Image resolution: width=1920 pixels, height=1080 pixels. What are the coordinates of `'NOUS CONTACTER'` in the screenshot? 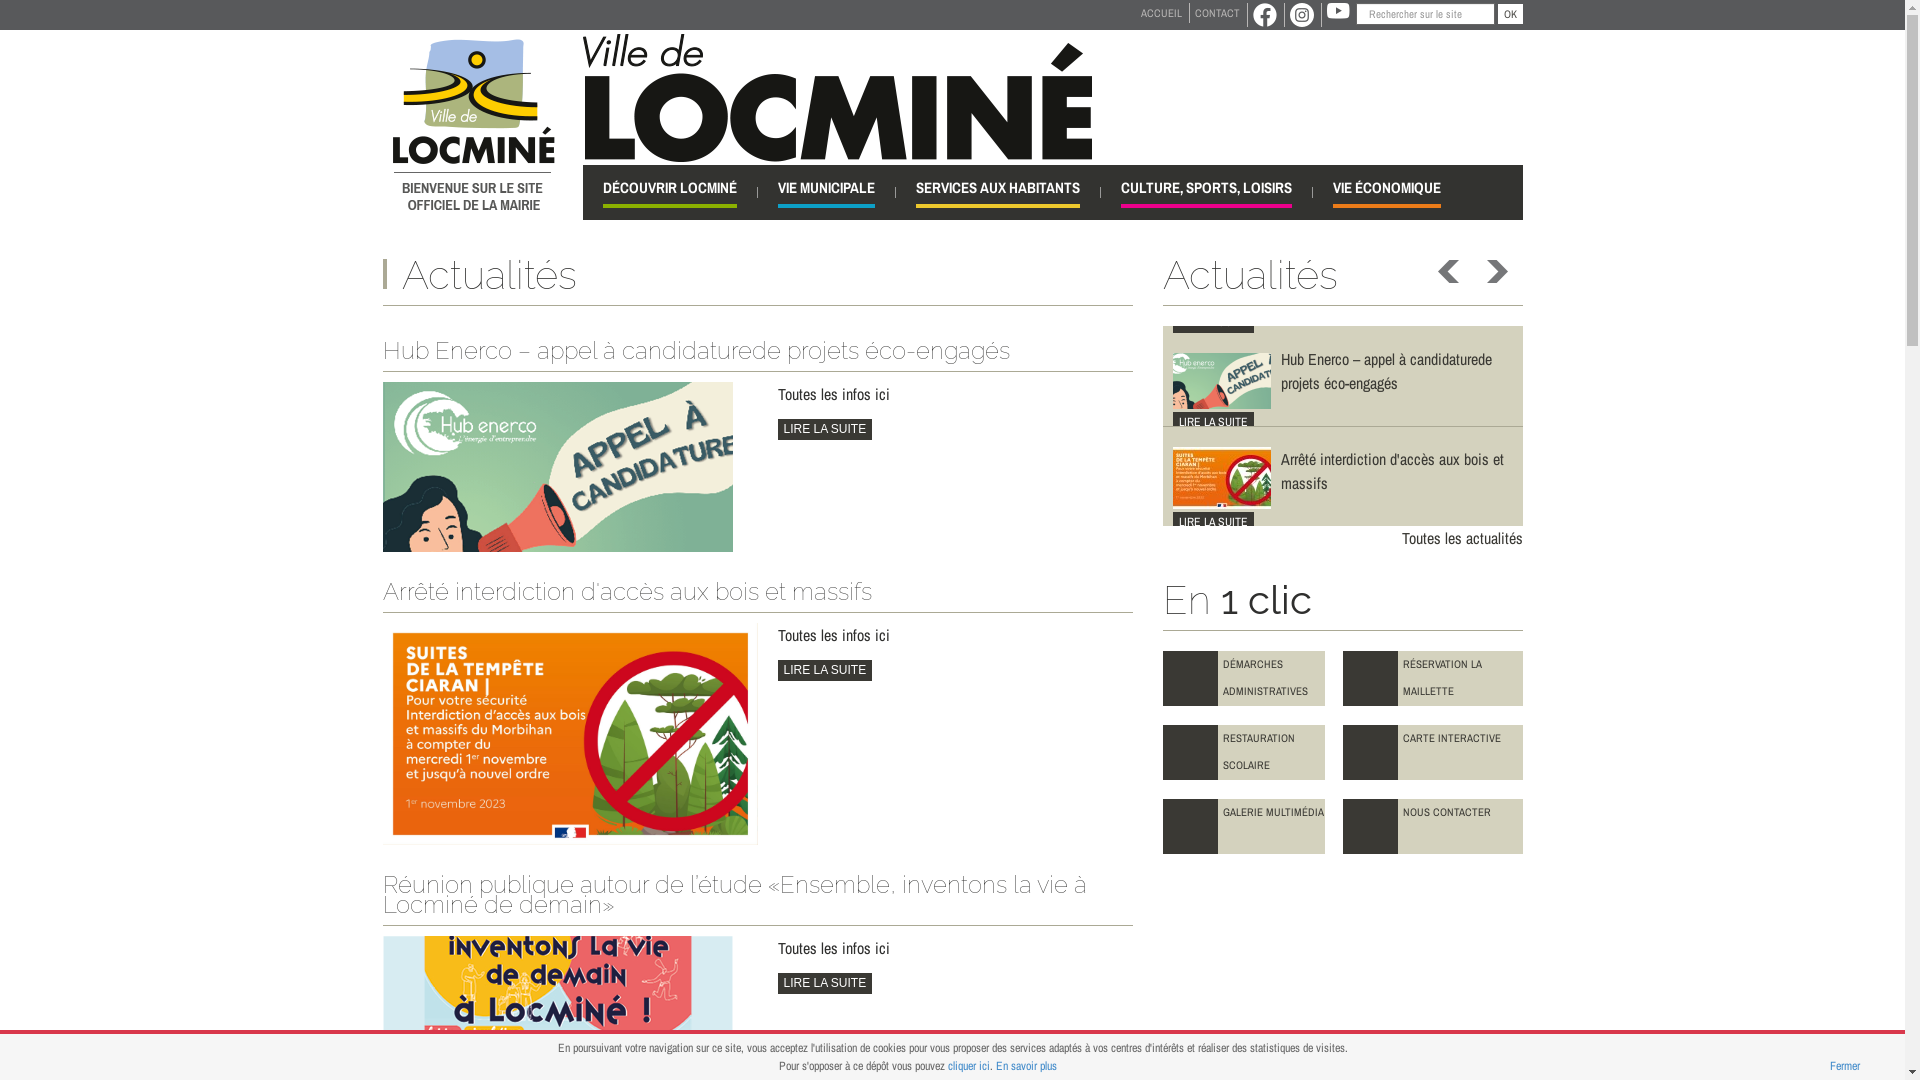 It's located at (1430, 826).